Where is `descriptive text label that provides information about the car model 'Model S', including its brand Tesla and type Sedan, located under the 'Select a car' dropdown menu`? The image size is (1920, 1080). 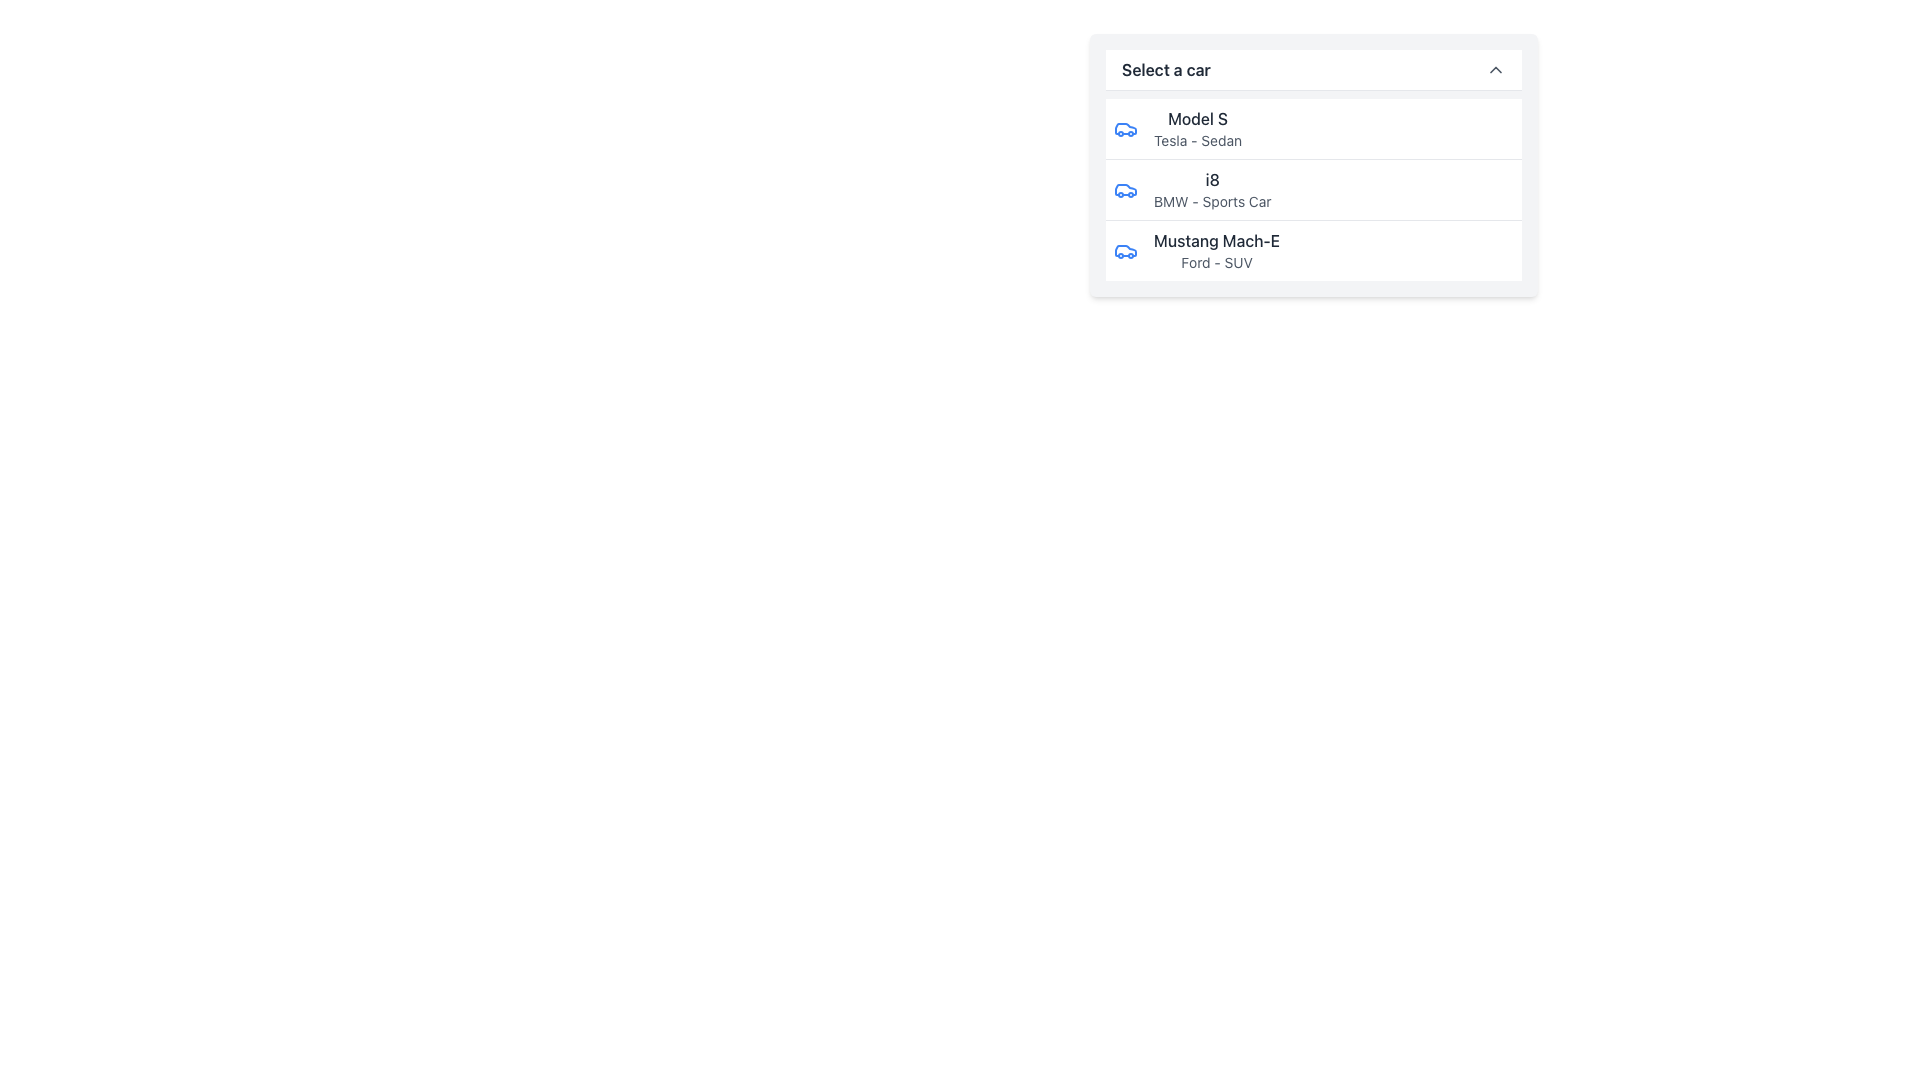
descriptive text label that provides information about the car model 'Model S', including its brand Tesla and type Sedan, located under the 'Select a car' dropdown menu is located at coordinates (1198, 140).